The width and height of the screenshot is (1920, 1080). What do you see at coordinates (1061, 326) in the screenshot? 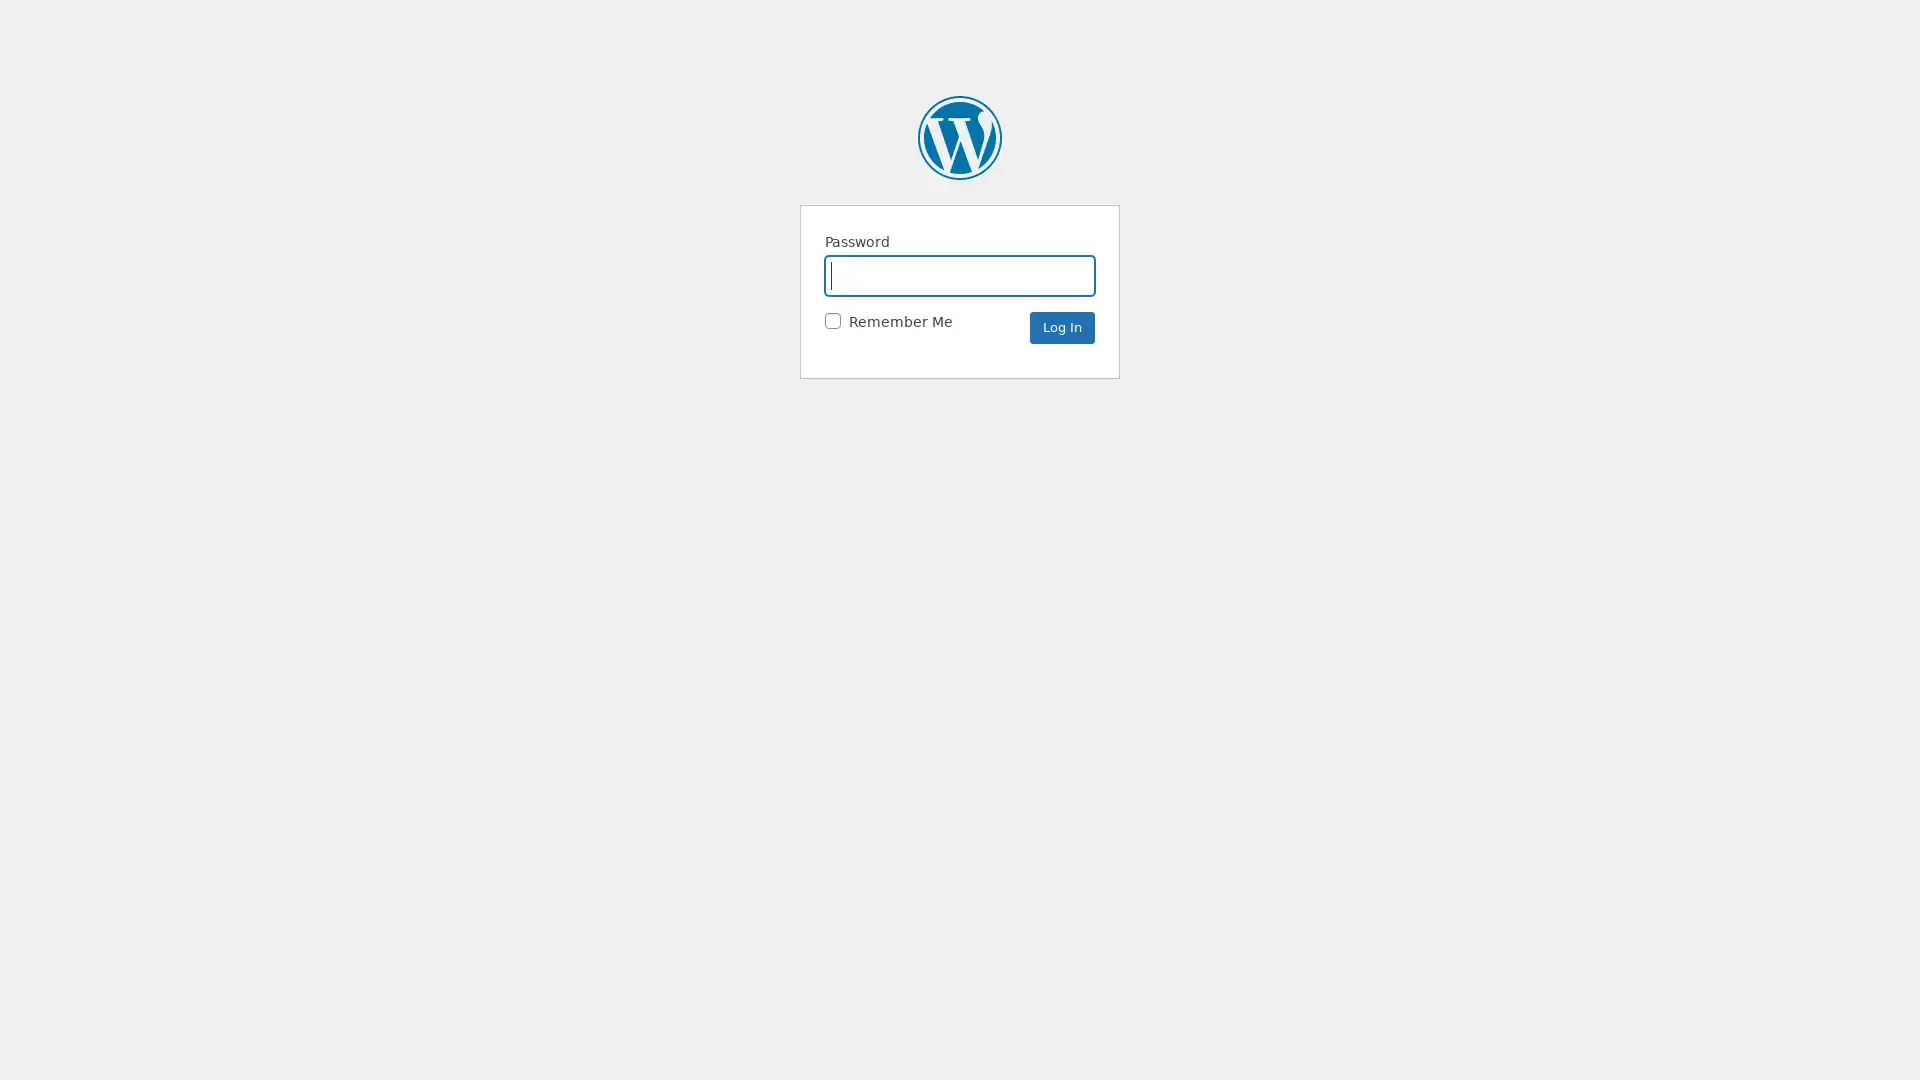
I see `Log In` at bounding box center [1061, 326].